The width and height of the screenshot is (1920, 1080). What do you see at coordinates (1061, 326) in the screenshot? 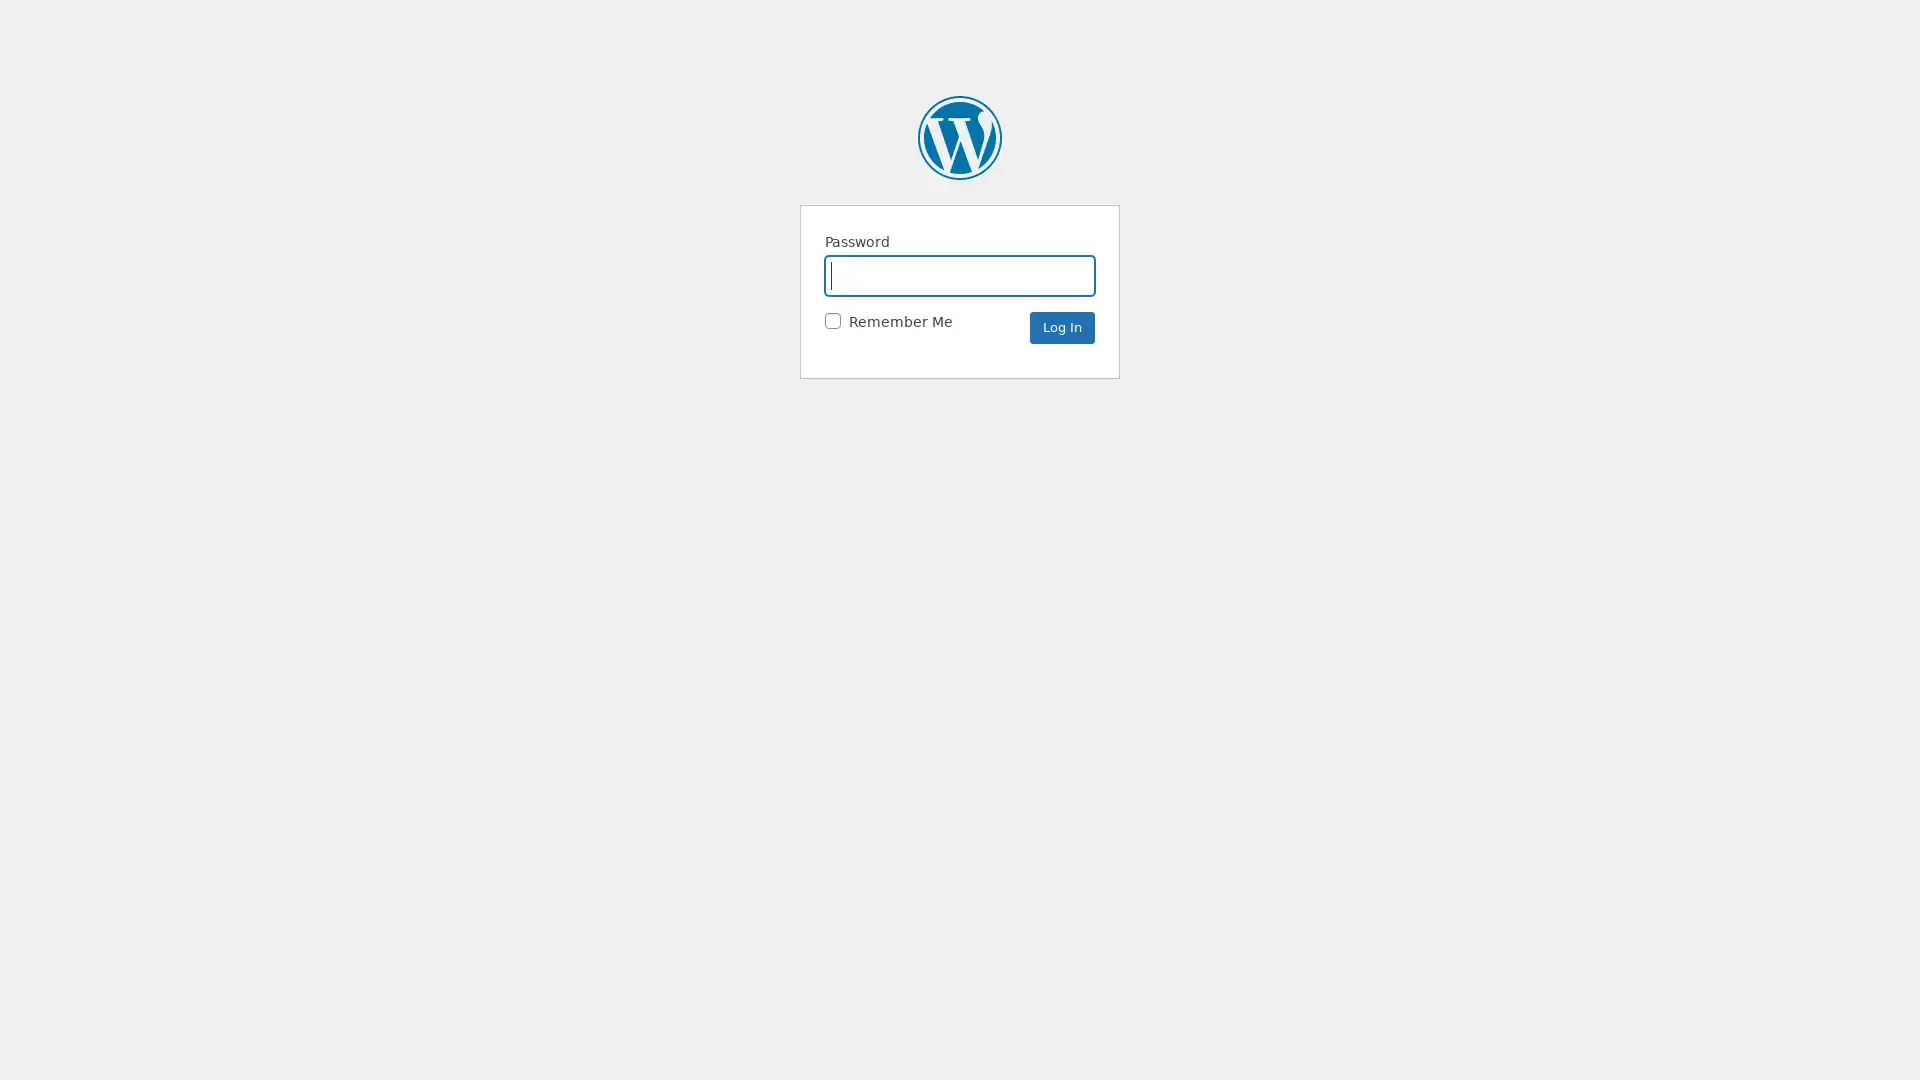
I see `Log In` at bounding box center [1061, 326].